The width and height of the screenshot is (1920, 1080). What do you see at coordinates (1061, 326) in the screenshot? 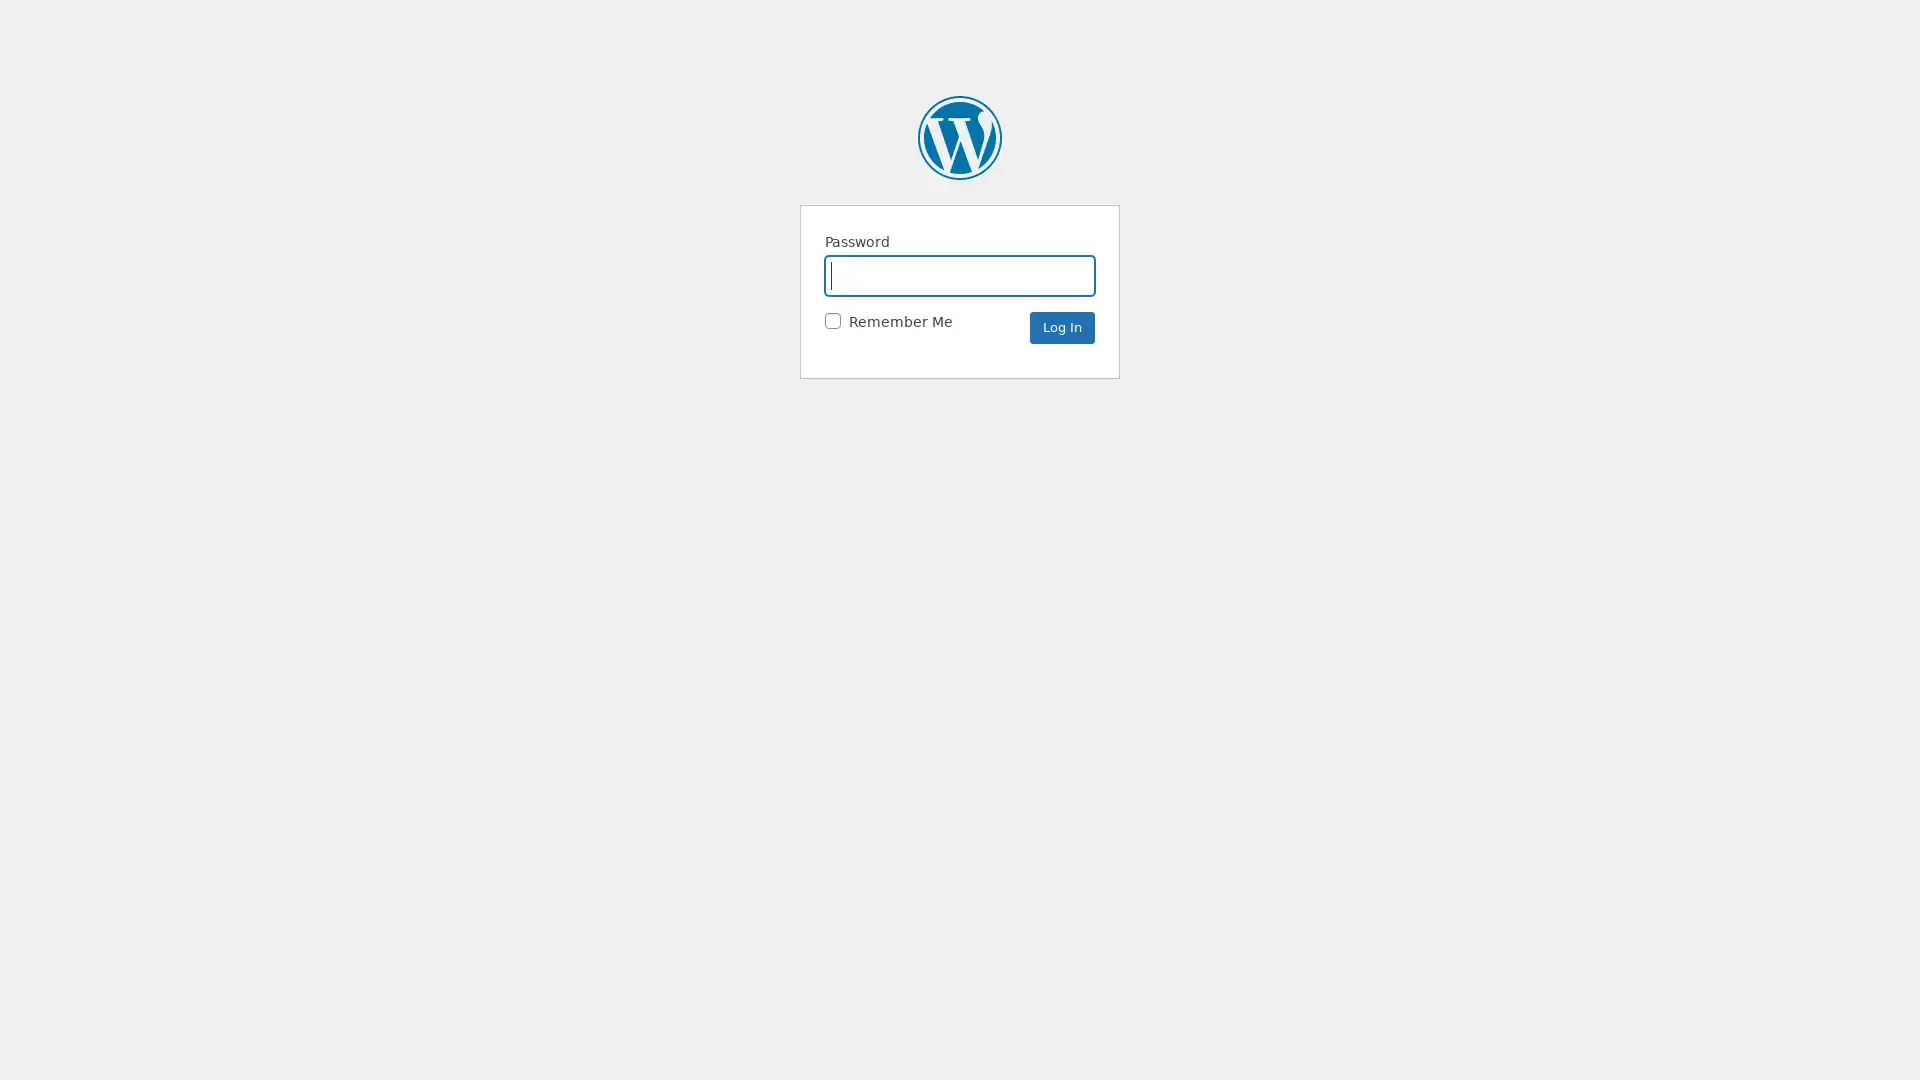
I see `Log In` at bounding box center [1061, 326].